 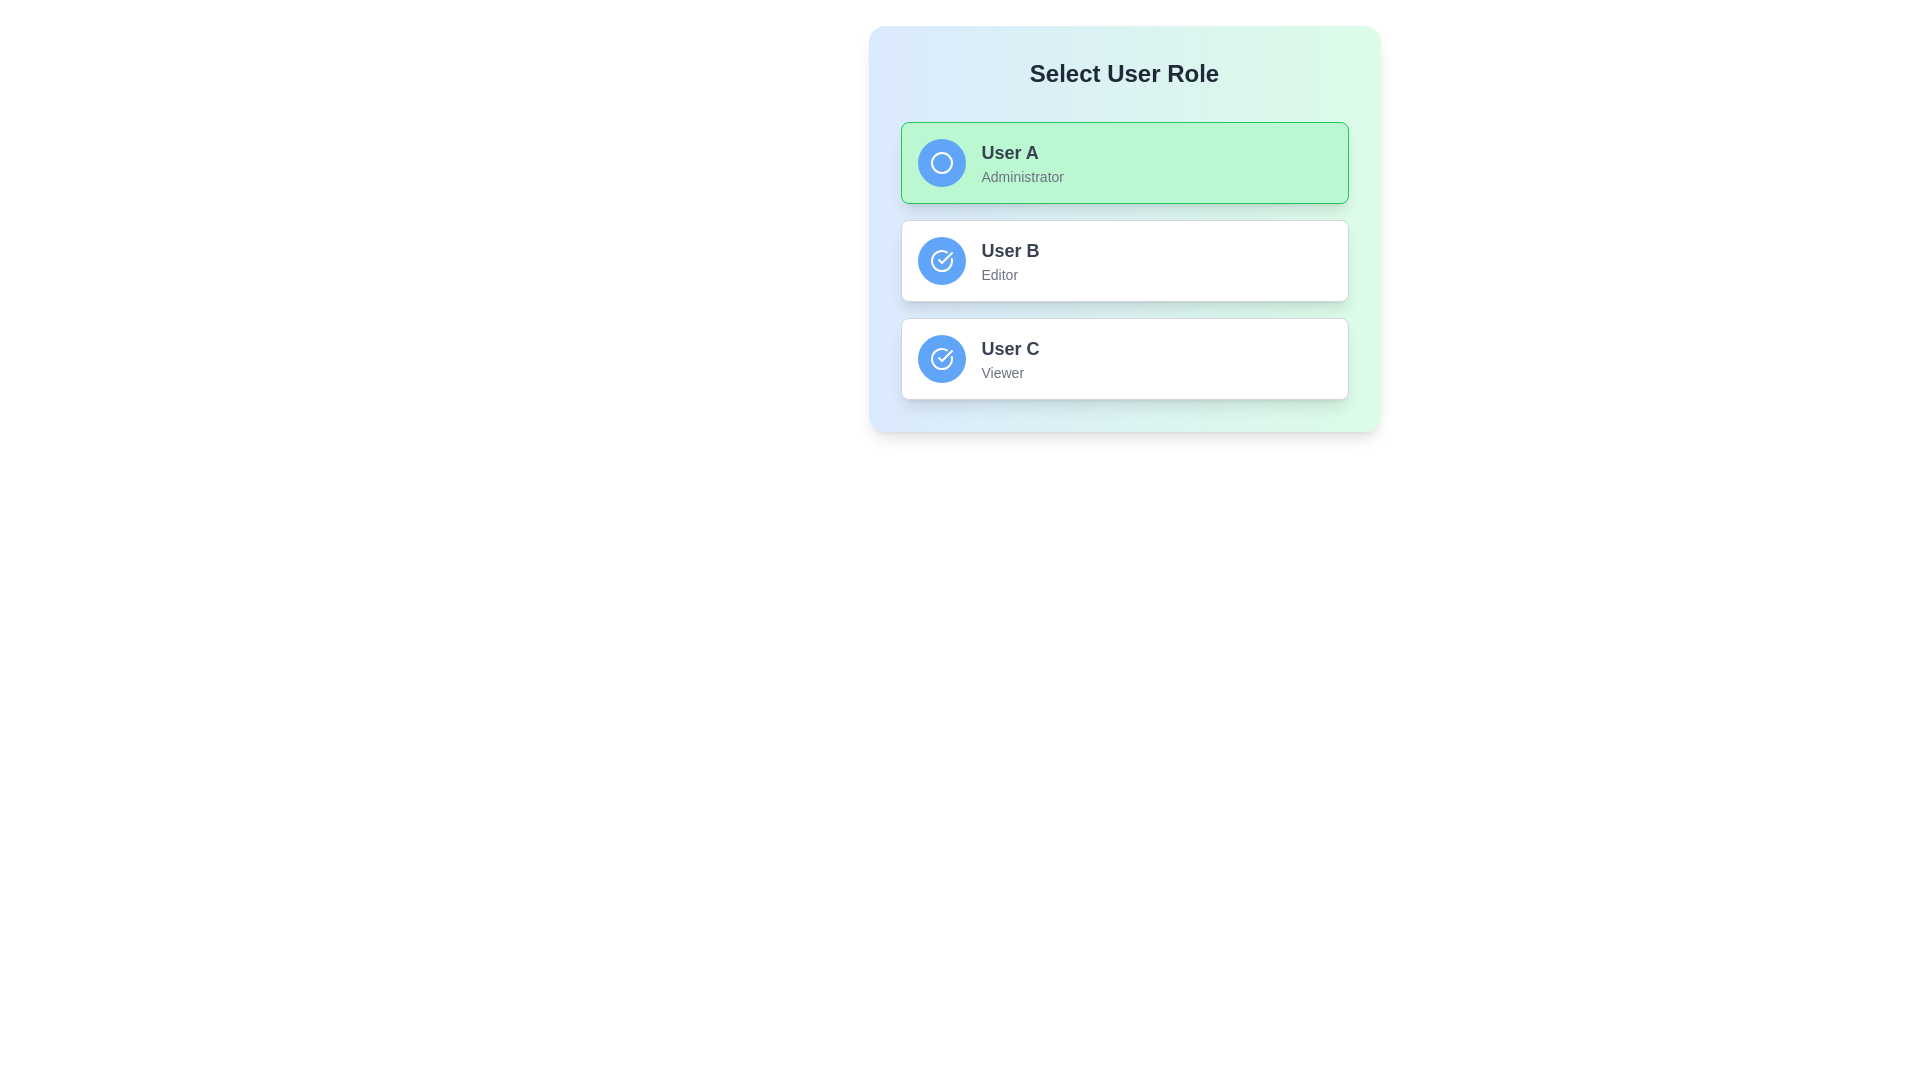 What do you see at coordinates (1022, 161) in the screenshot?
I see `the label displaying 'User A' with the subtitle 'Administrator' within the green card, located to the right of the blue circular icon` at bounding box center [1022, 161].